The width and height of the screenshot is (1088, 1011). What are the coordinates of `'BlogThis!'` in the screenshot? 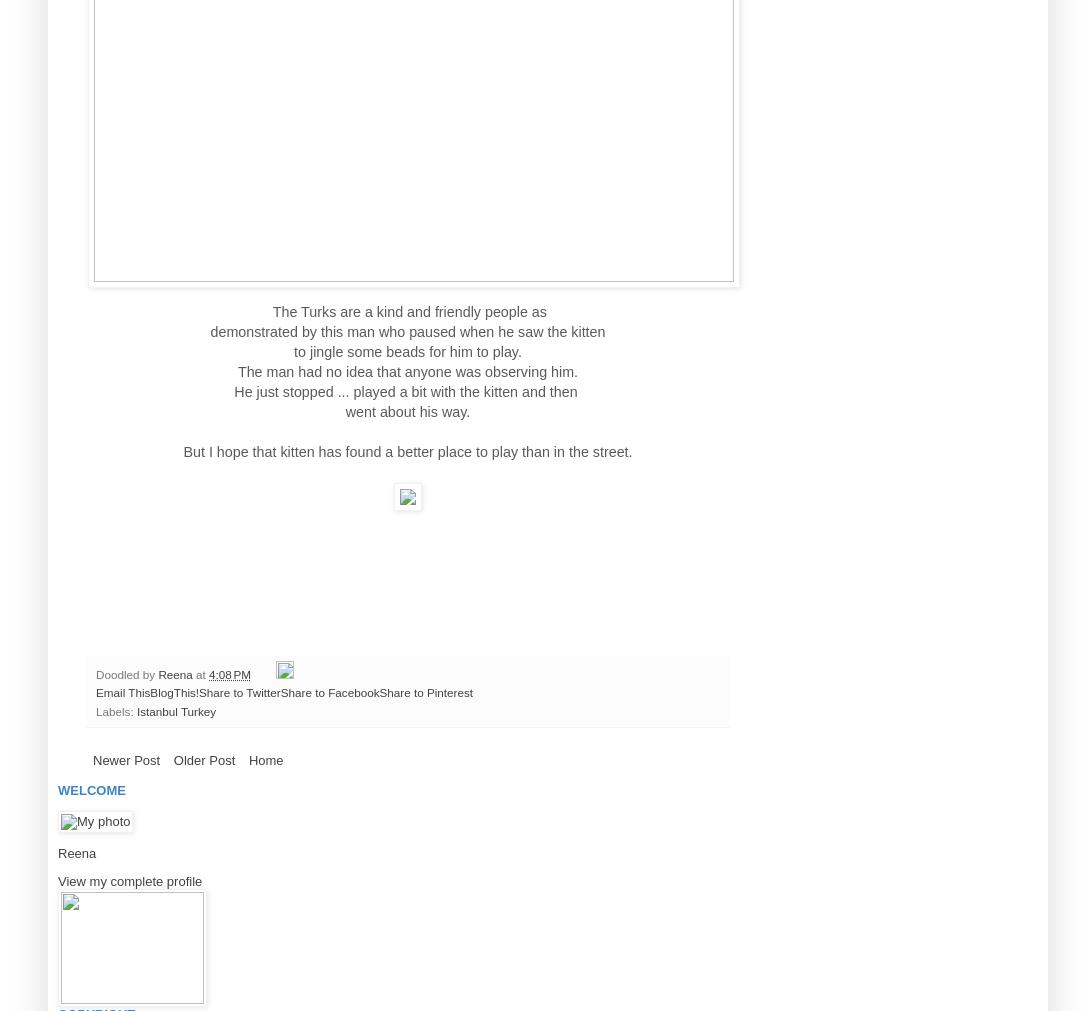 It's located at (149, 691).